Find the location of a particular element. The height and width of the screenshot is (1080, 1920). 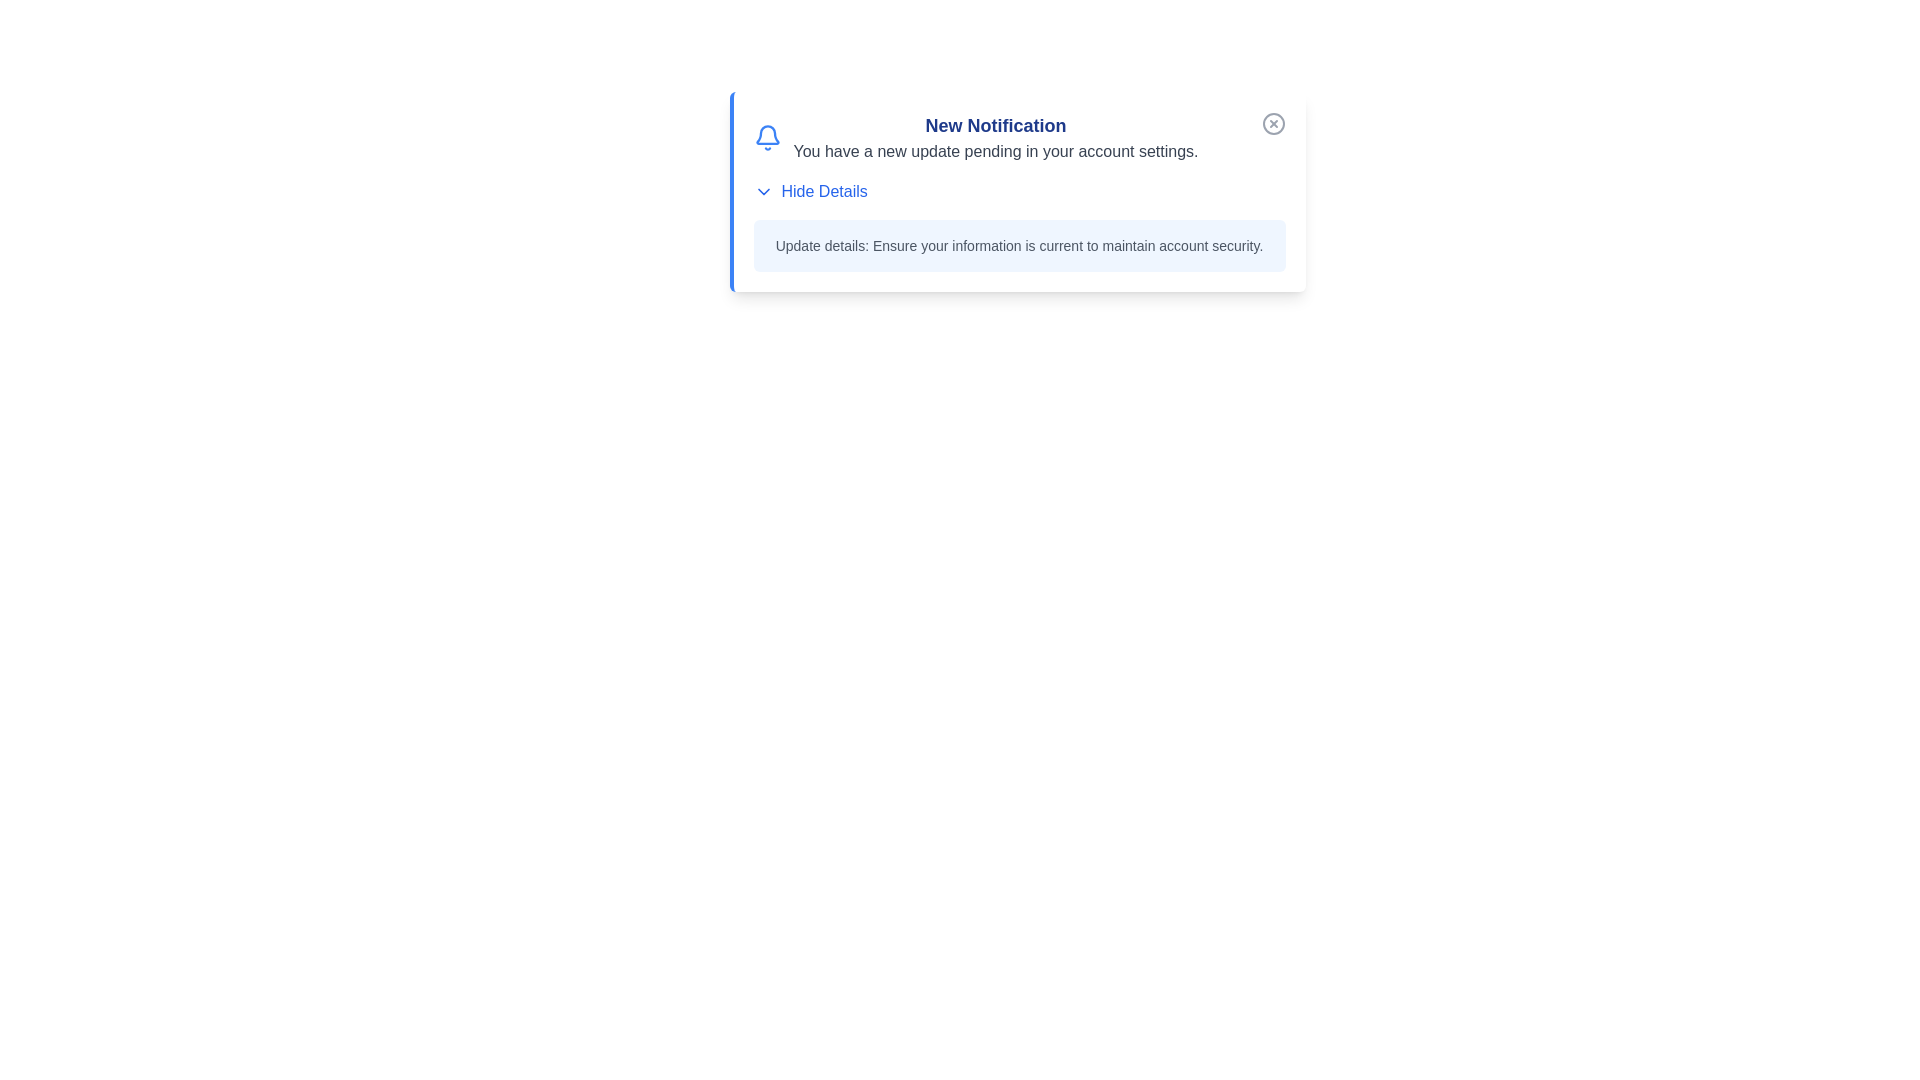

the text stating 'You have a new update pending in your account settings.' which is styled in gray and located below the heading 'New Notification' is located at coordinates (996, 150).